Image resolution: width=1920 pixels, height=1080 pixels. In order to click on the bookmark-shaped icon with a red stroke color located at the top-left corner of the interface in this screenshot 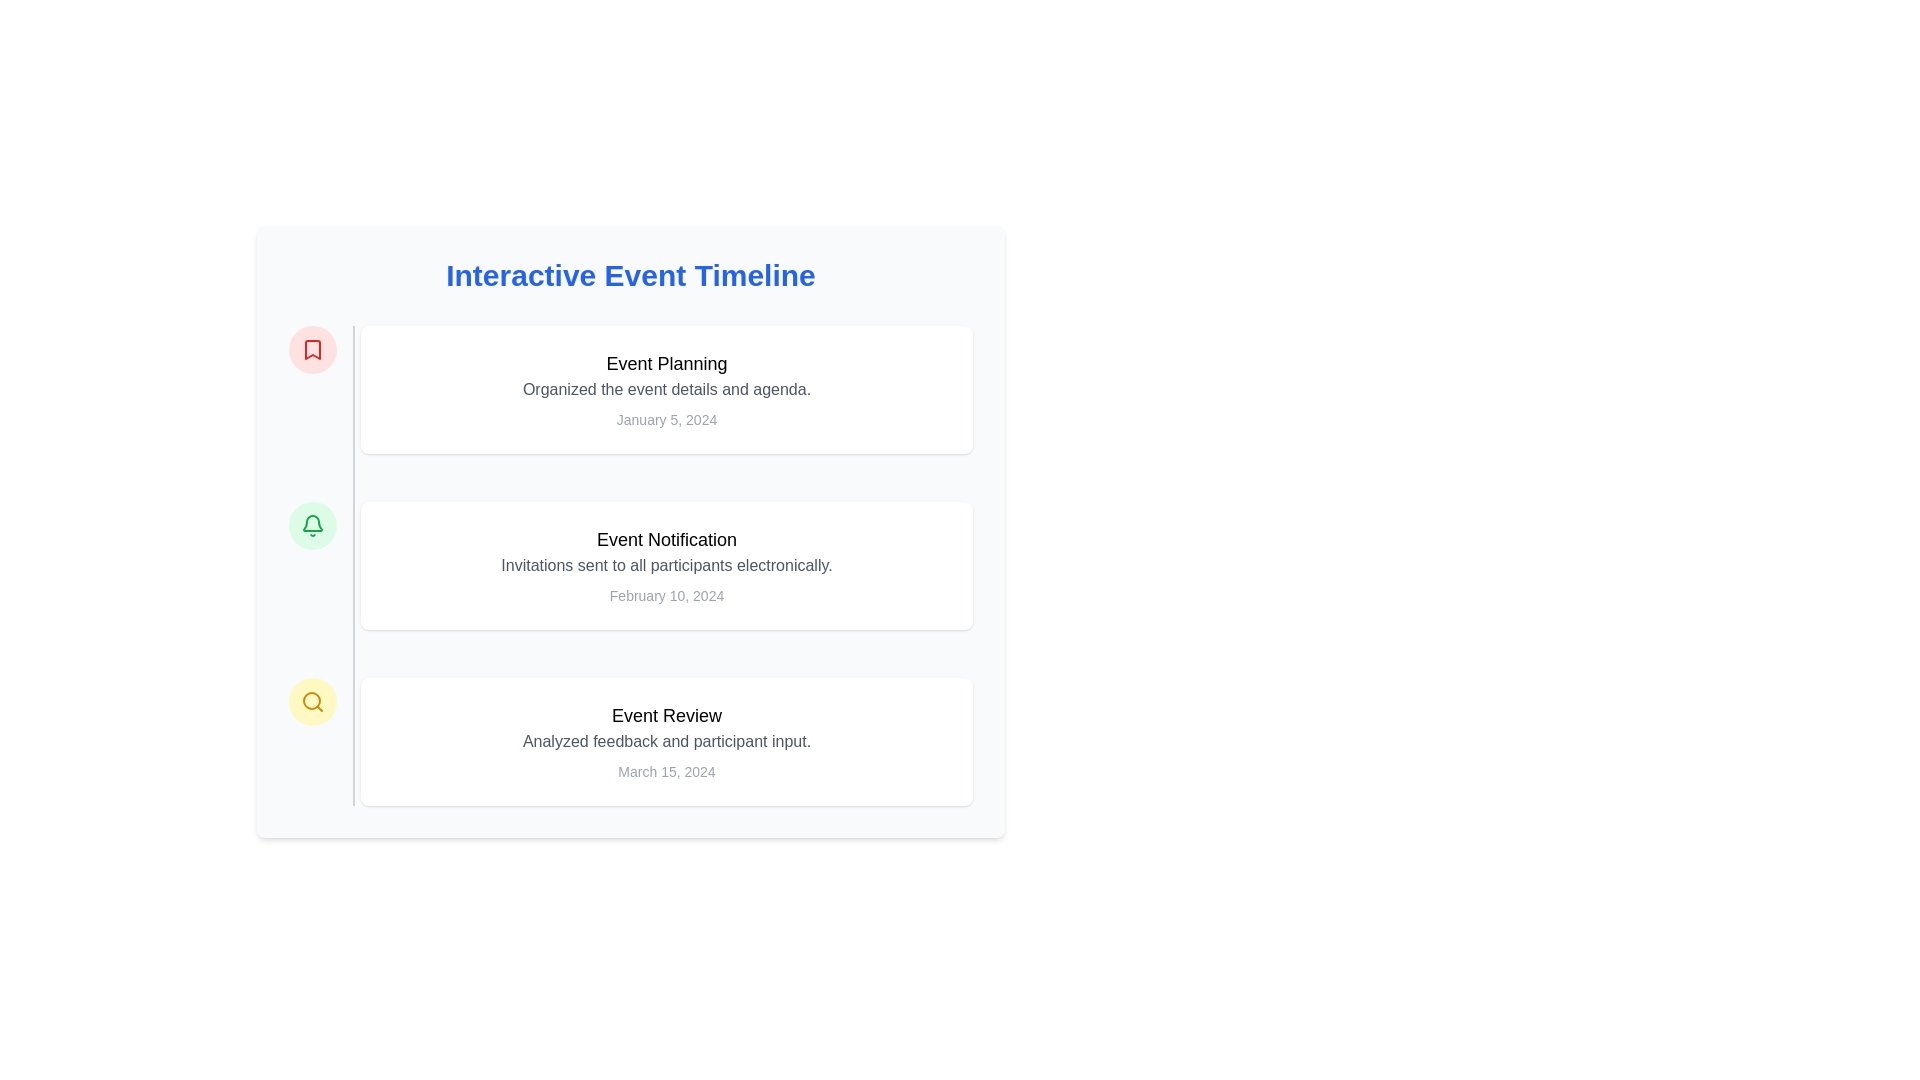, I will do `click(311, 349)`.